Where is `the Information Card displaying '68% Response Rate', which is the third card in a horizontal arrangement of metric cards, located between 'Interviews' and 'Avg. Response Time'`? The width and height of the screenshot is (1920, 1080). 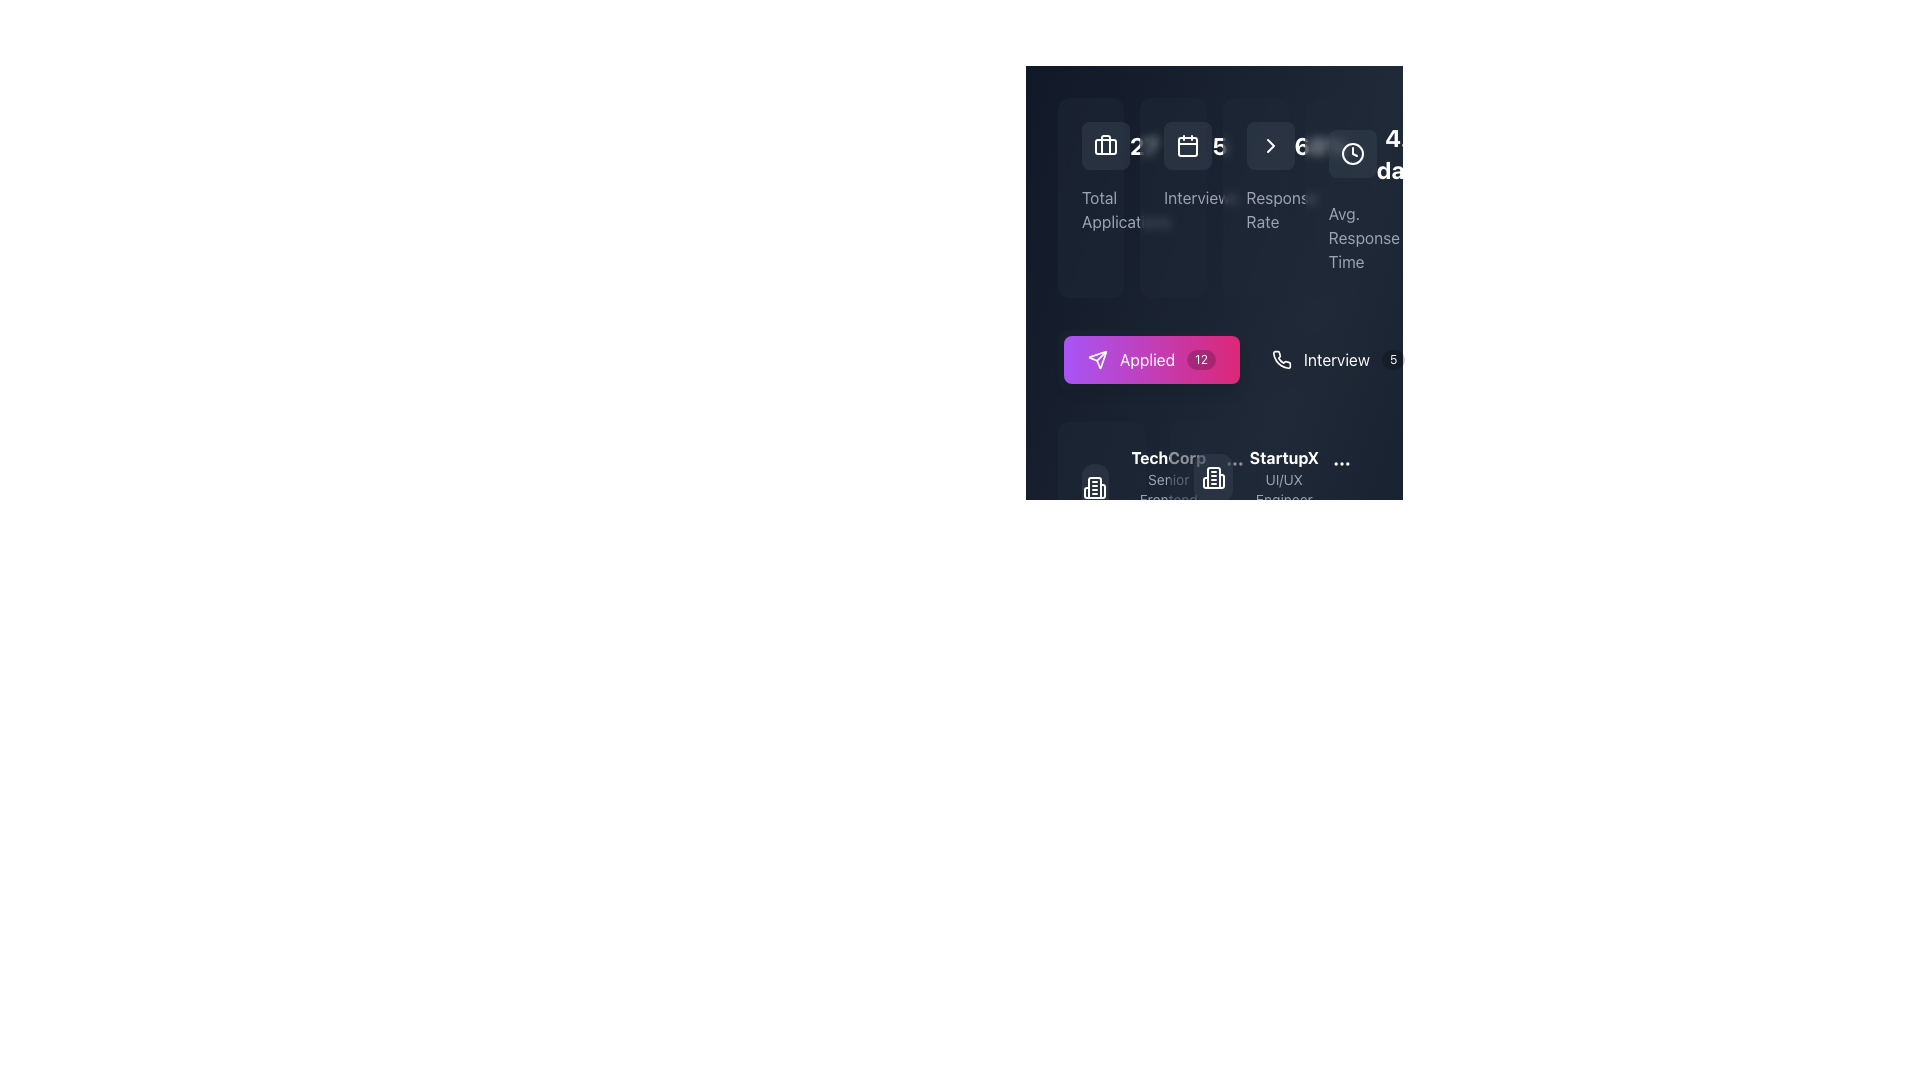 the Information Card displaying '68% Response Rate', which is the third card in a horizontal arrangement of metric cards, located between 'Interviews' and 'Avg. Response Time' is located at coordinates (1254, 197).